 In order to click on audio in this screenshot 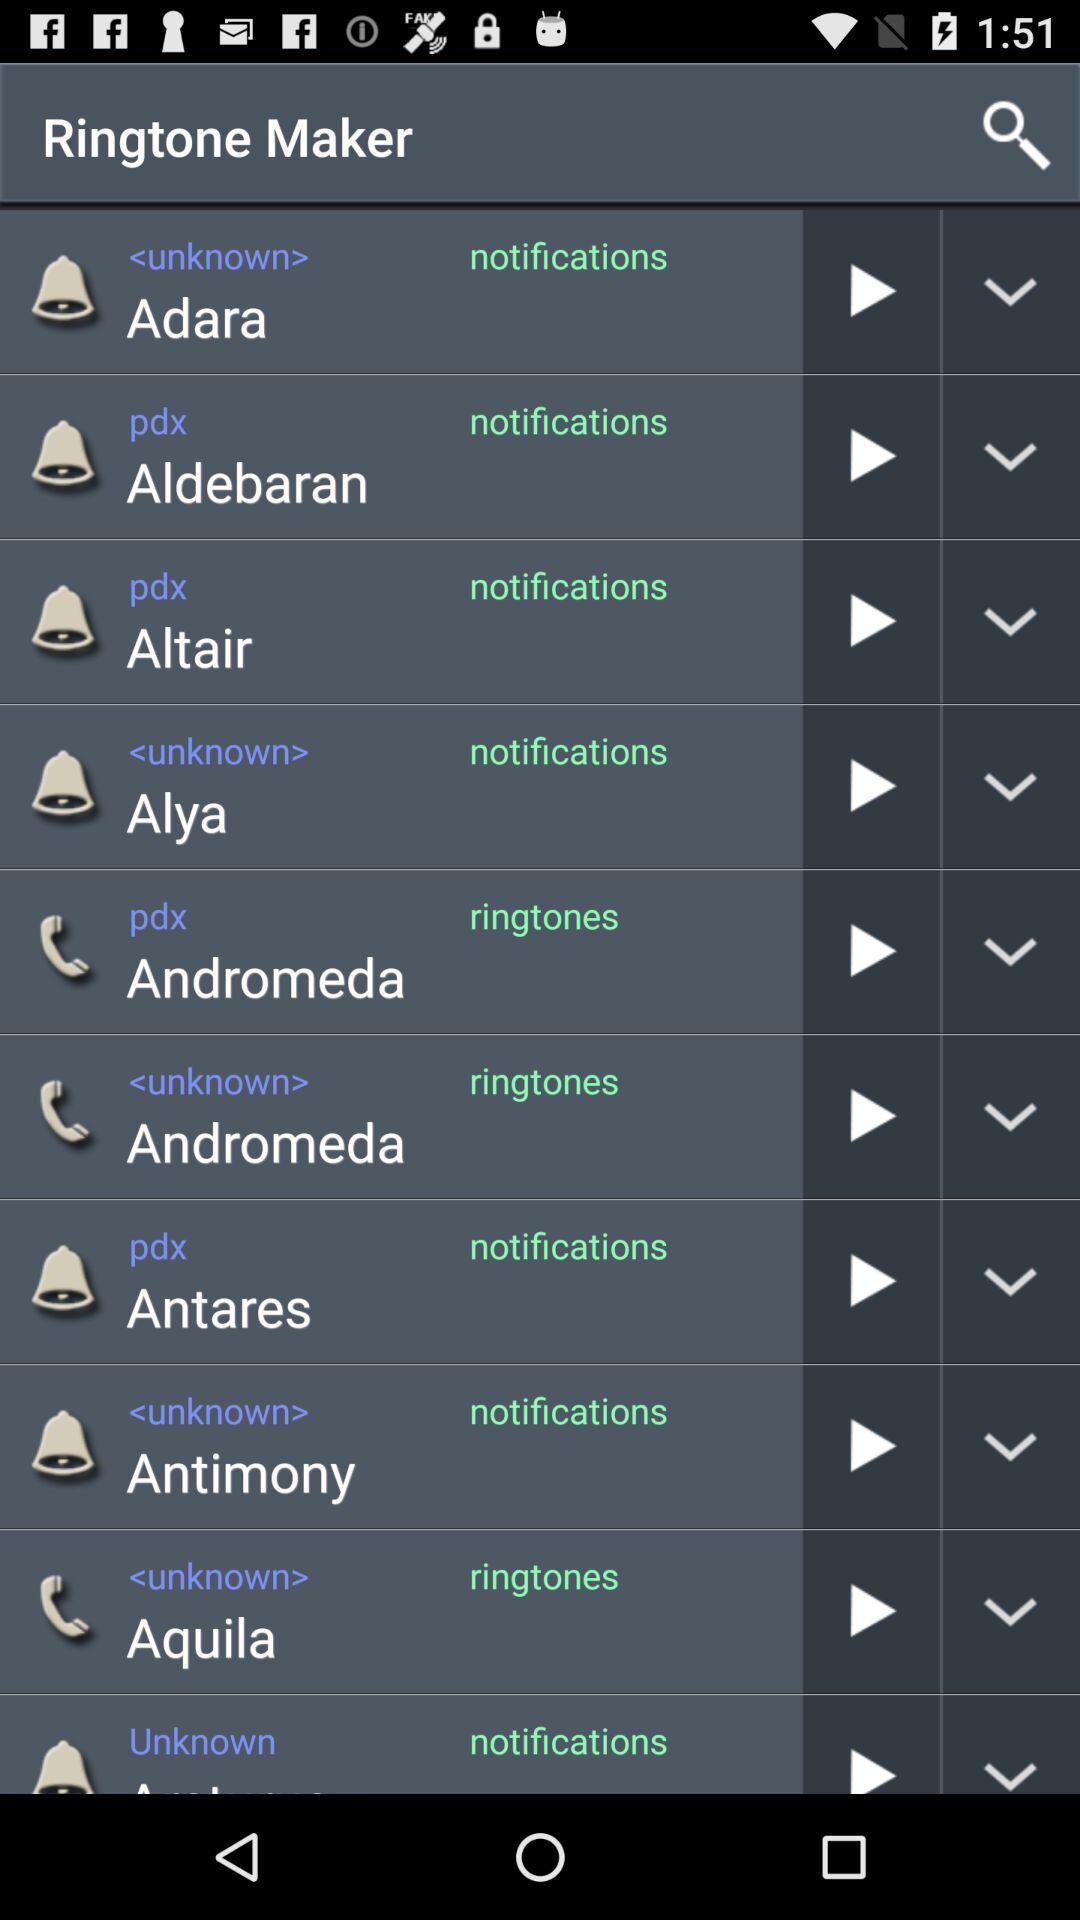, I will do `click(870, 1743)`.